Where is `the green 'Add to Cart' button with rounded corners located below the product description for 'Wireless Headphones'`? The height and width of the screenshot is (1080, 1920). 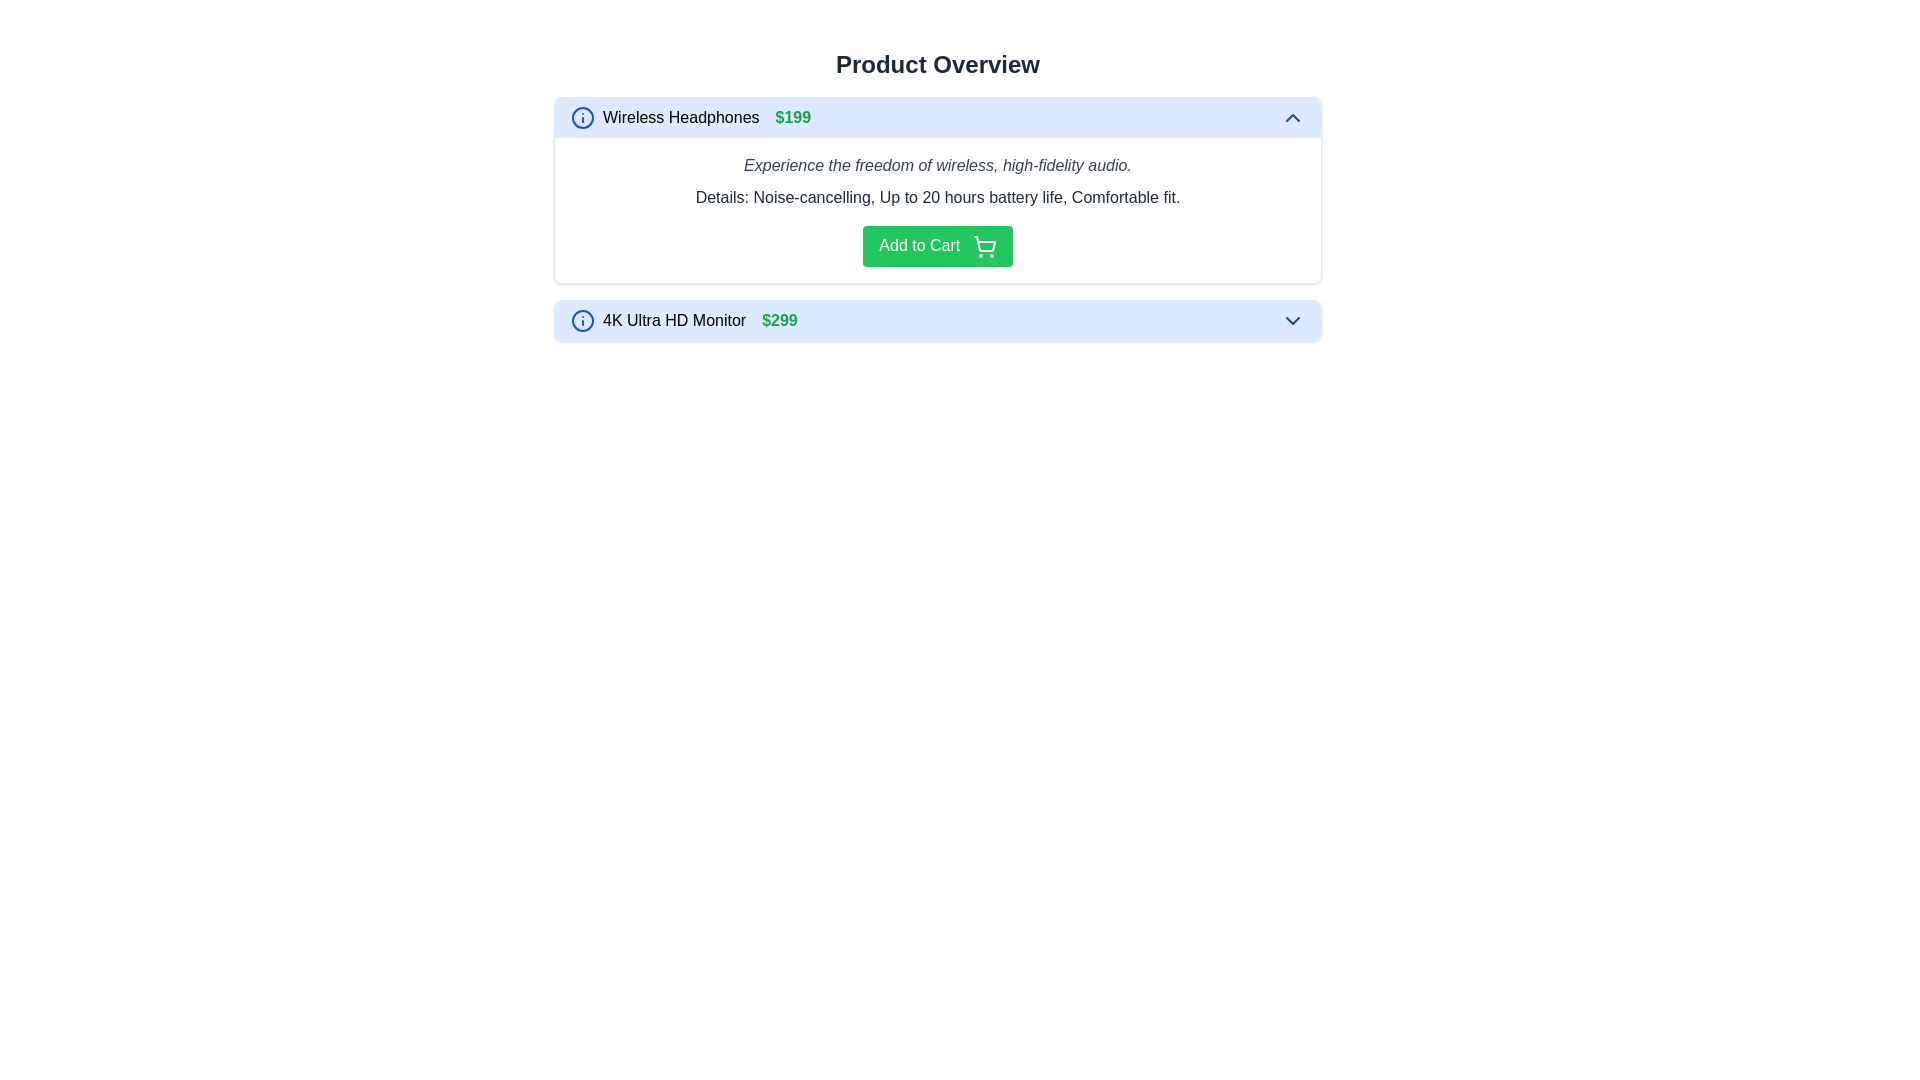 the green 'Add to Cart' button with rounded corners located below the product description for 'Wireless Headphones' is located at coordinates (936, 245).